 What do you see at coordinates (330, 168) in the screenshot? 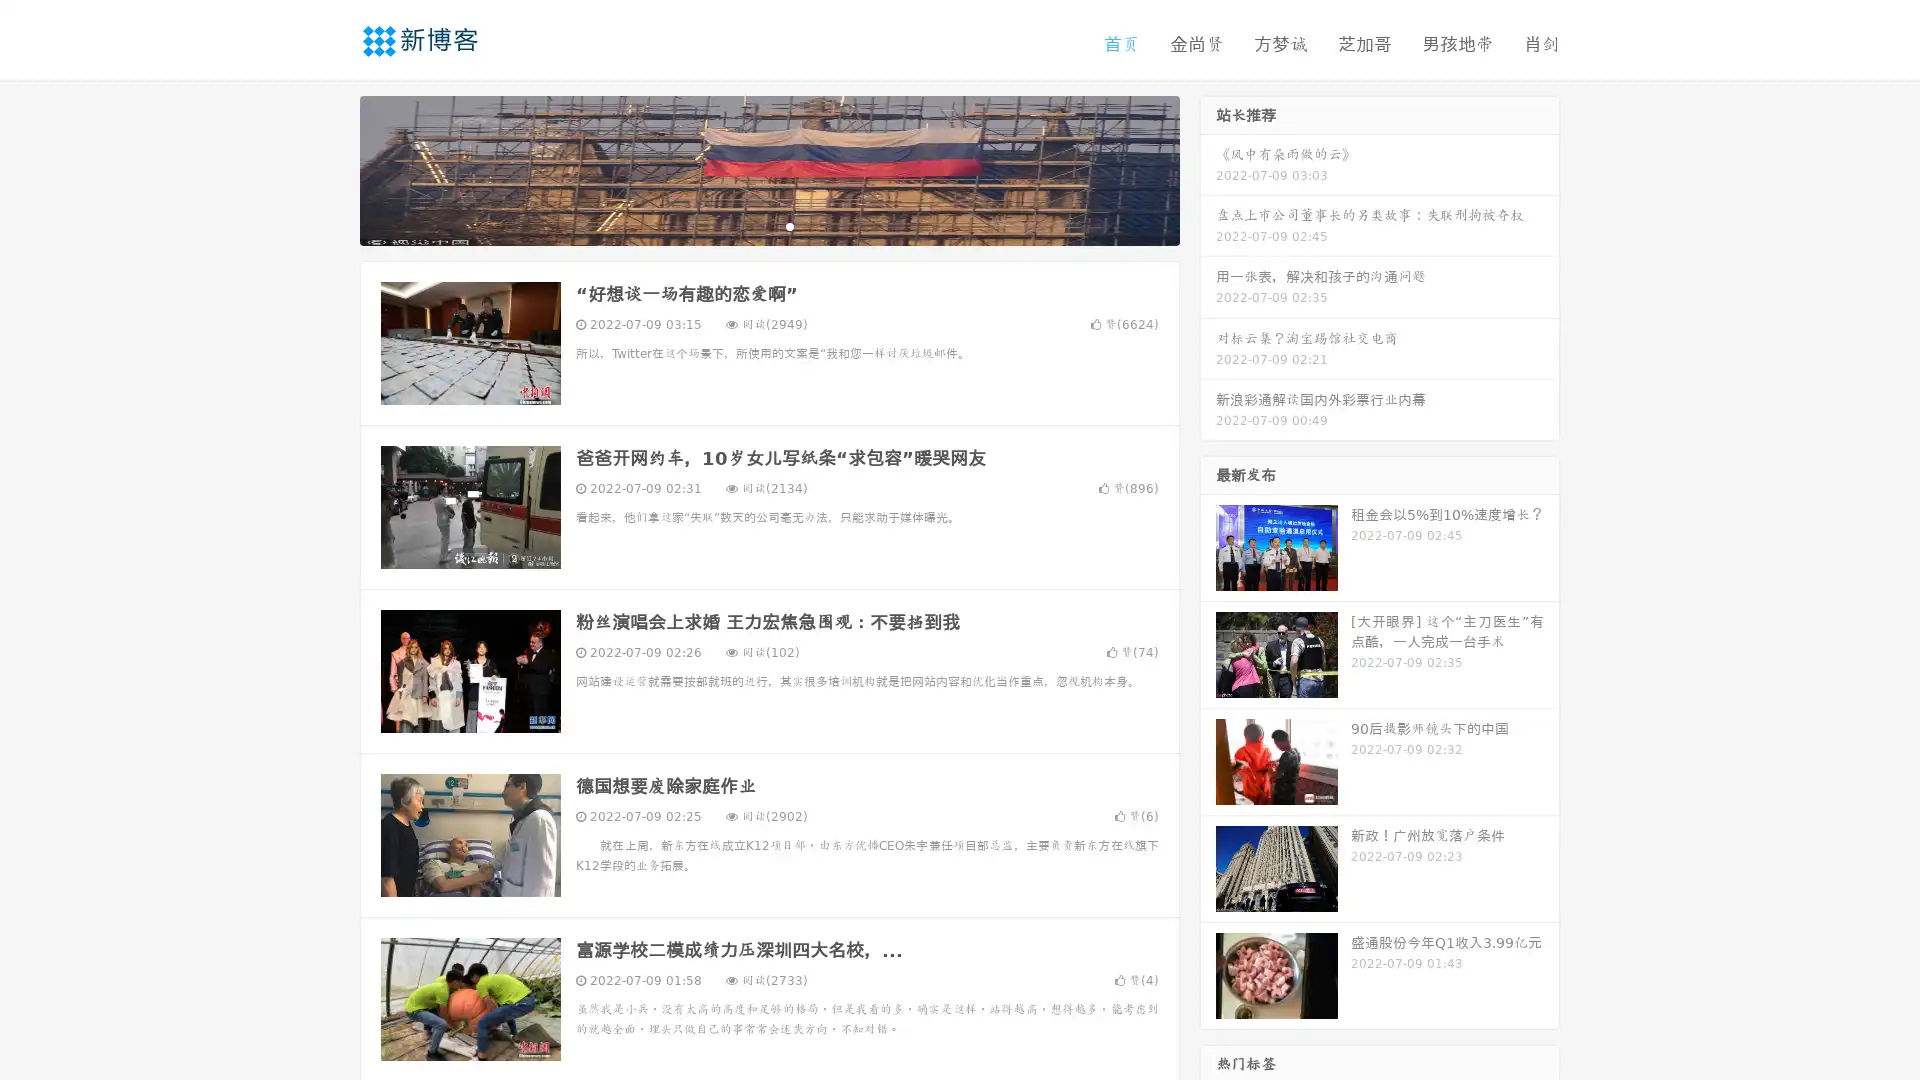
I see `Previous slide` at bounding box center [330, 168].